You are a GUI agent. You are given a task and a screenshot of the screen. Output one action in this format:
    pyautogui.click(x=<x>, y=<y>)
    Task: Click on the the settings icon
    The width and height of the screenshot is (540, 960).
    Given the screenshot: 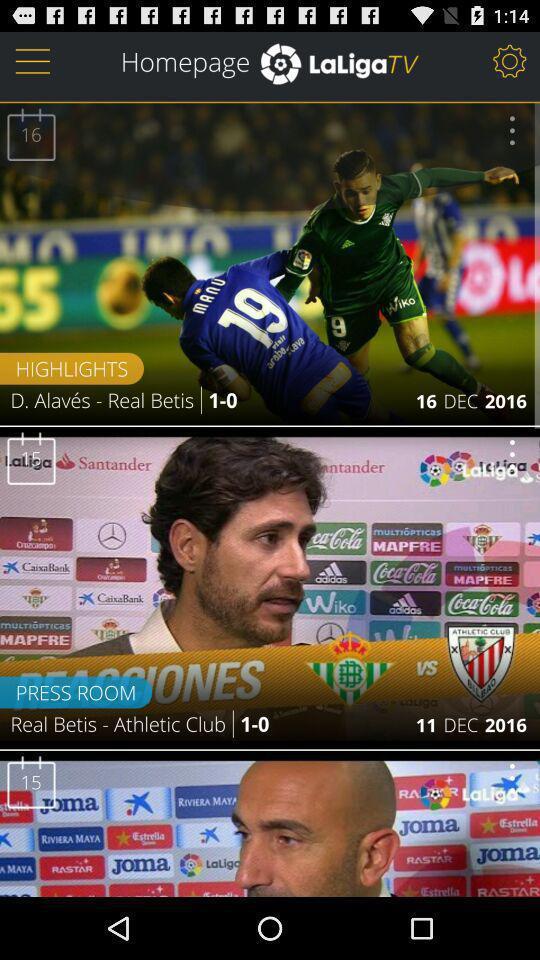 What is the action you would take?
    pyautogui.click(x=509, y=65)
    